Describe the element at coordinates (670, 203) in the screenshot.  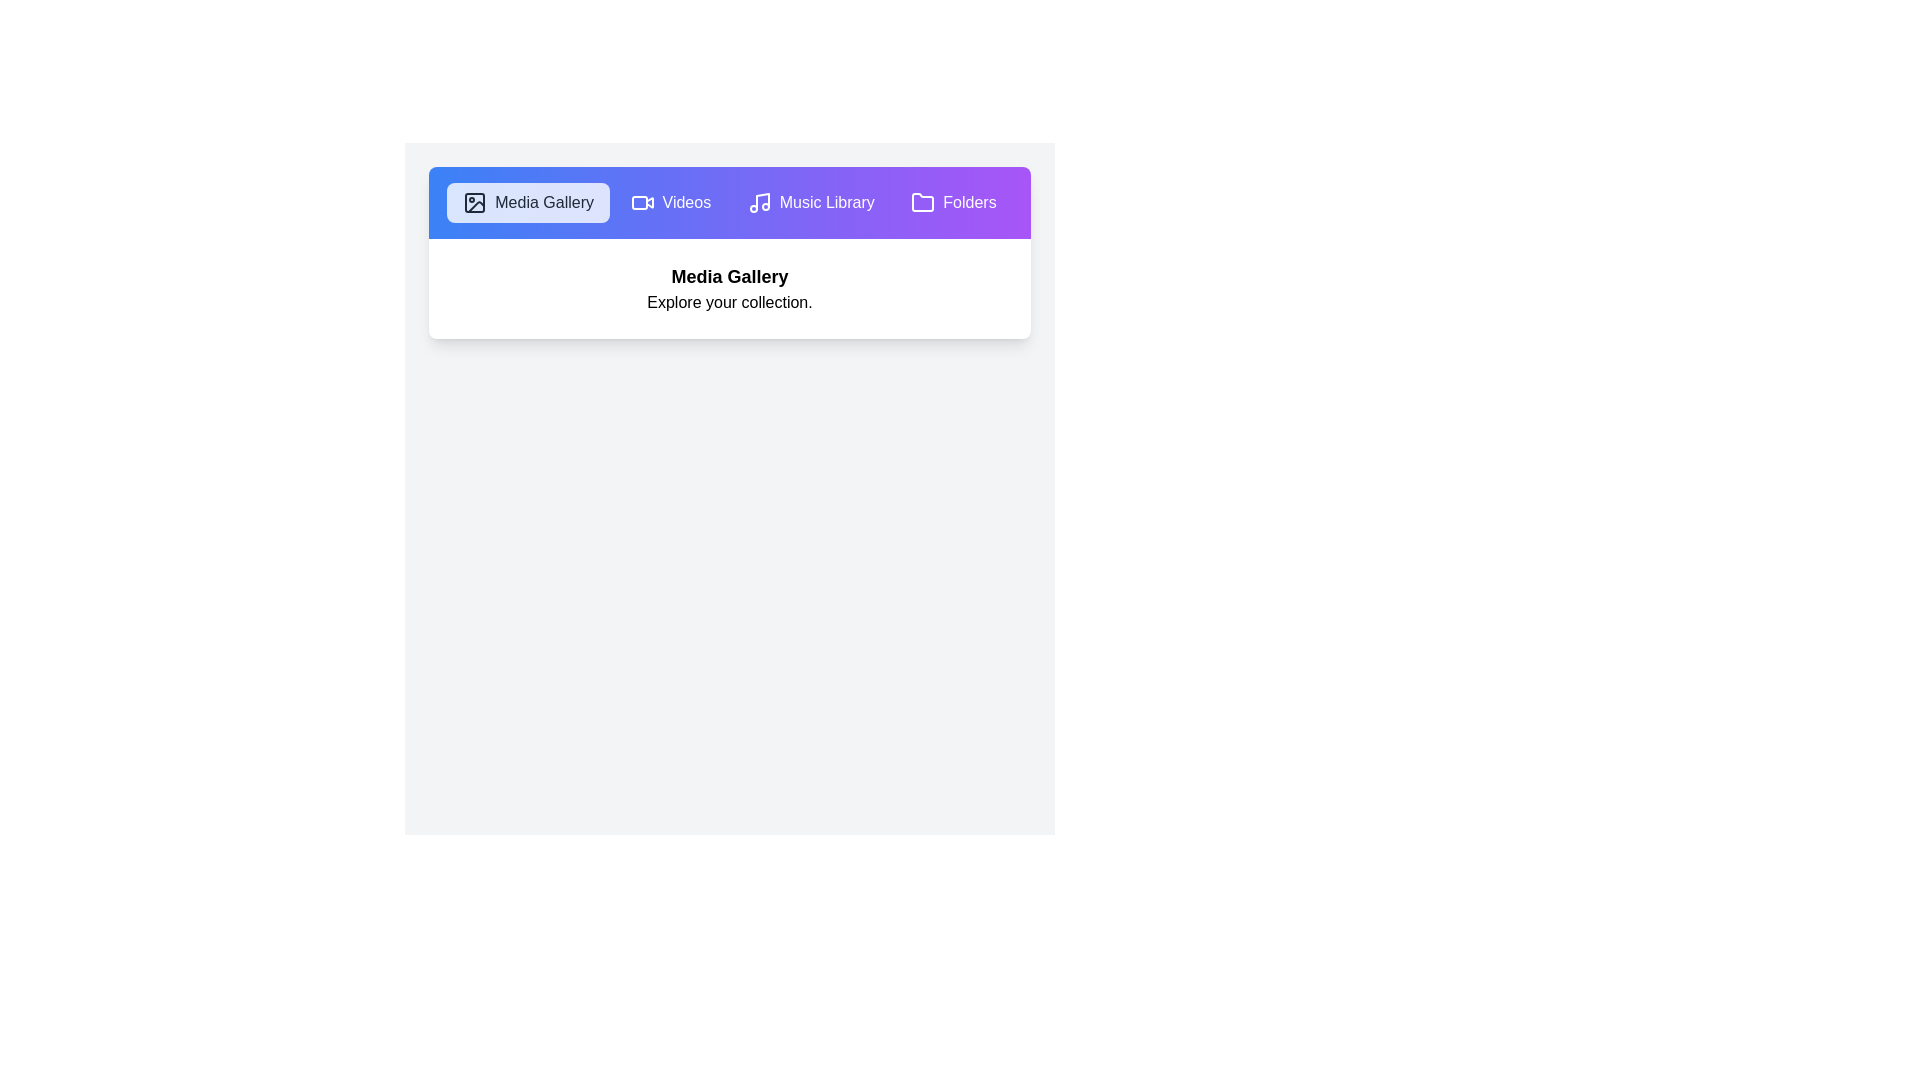
I see `the 'Videos' button, which has a text label 'Videos' with a video icon on its left, located in the header section of the interface` at that location.